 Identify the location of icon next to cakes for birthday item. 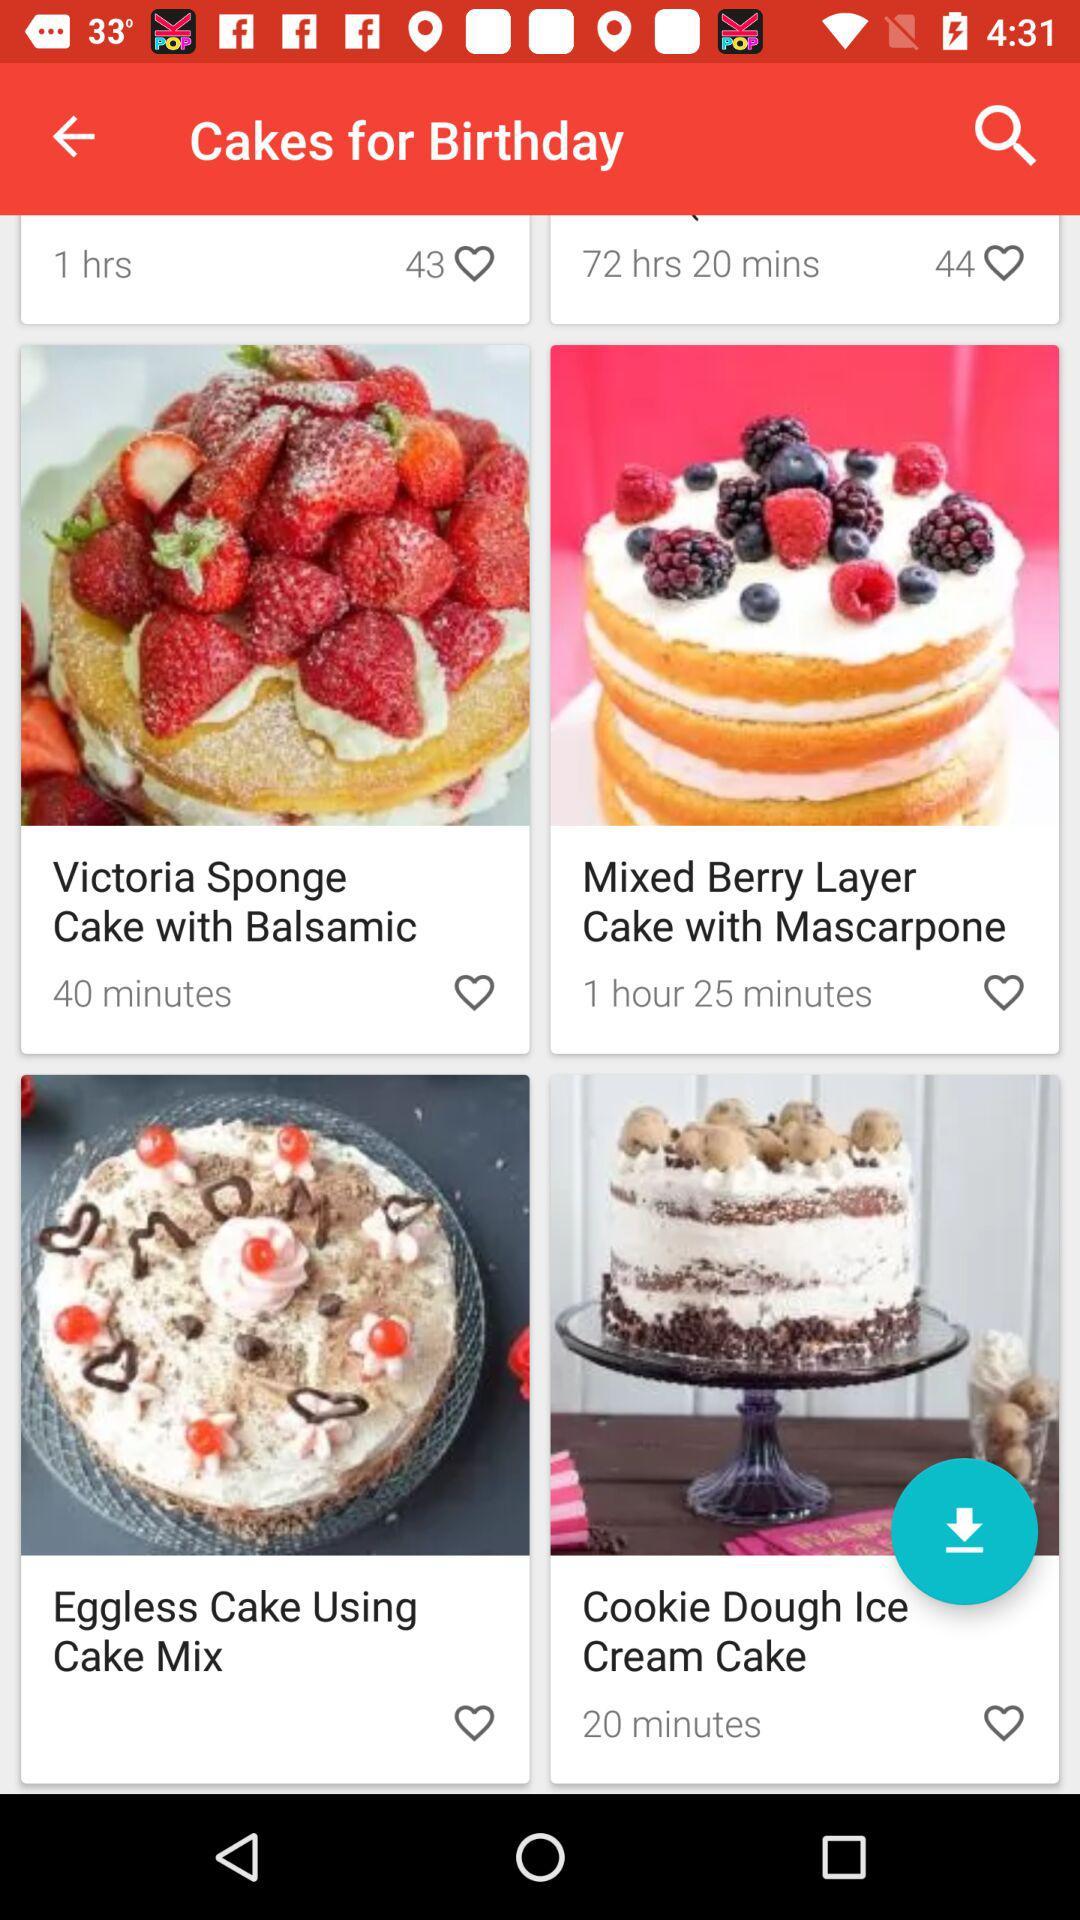
(72, 135).